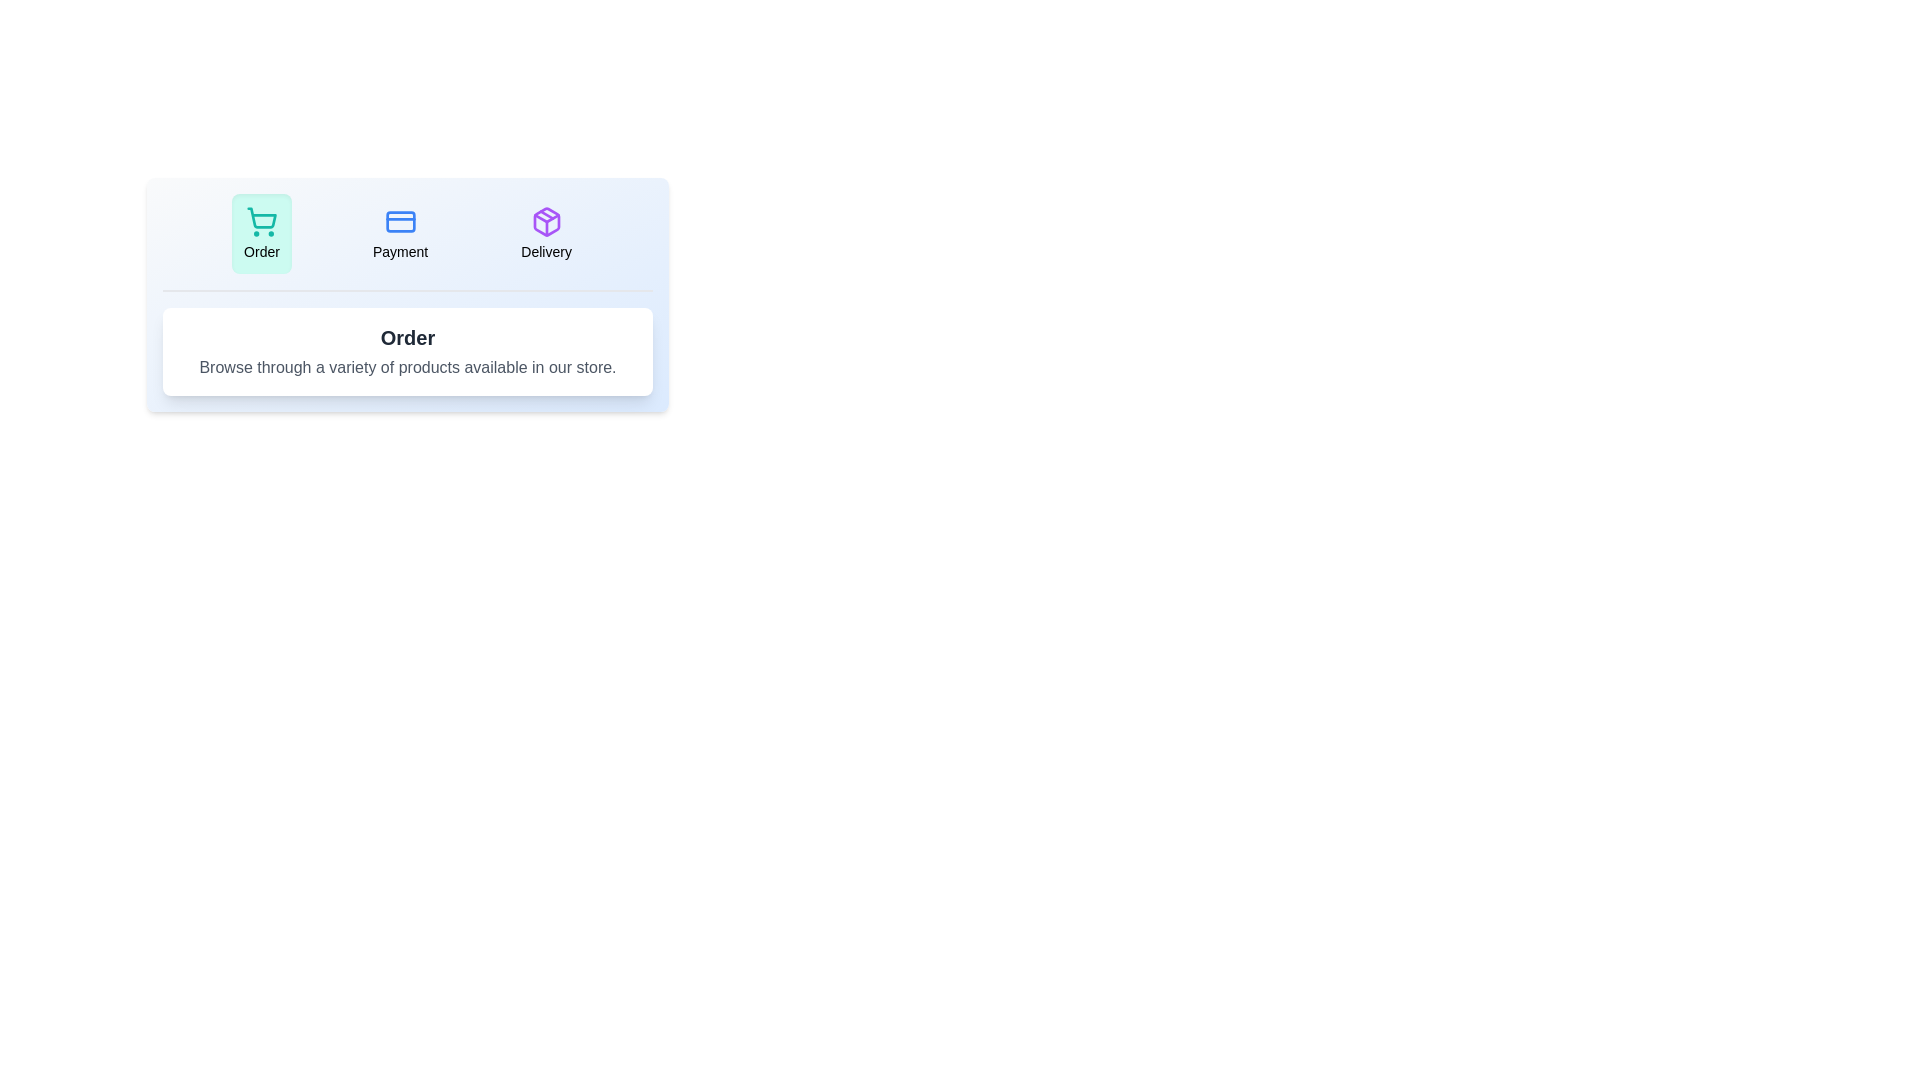 The height and width of the screenshot is (1080, 1920). Describe the element at coordinates (546, 233) in the screenshot. I see `the Delivery tab by clicking on it` at that location.